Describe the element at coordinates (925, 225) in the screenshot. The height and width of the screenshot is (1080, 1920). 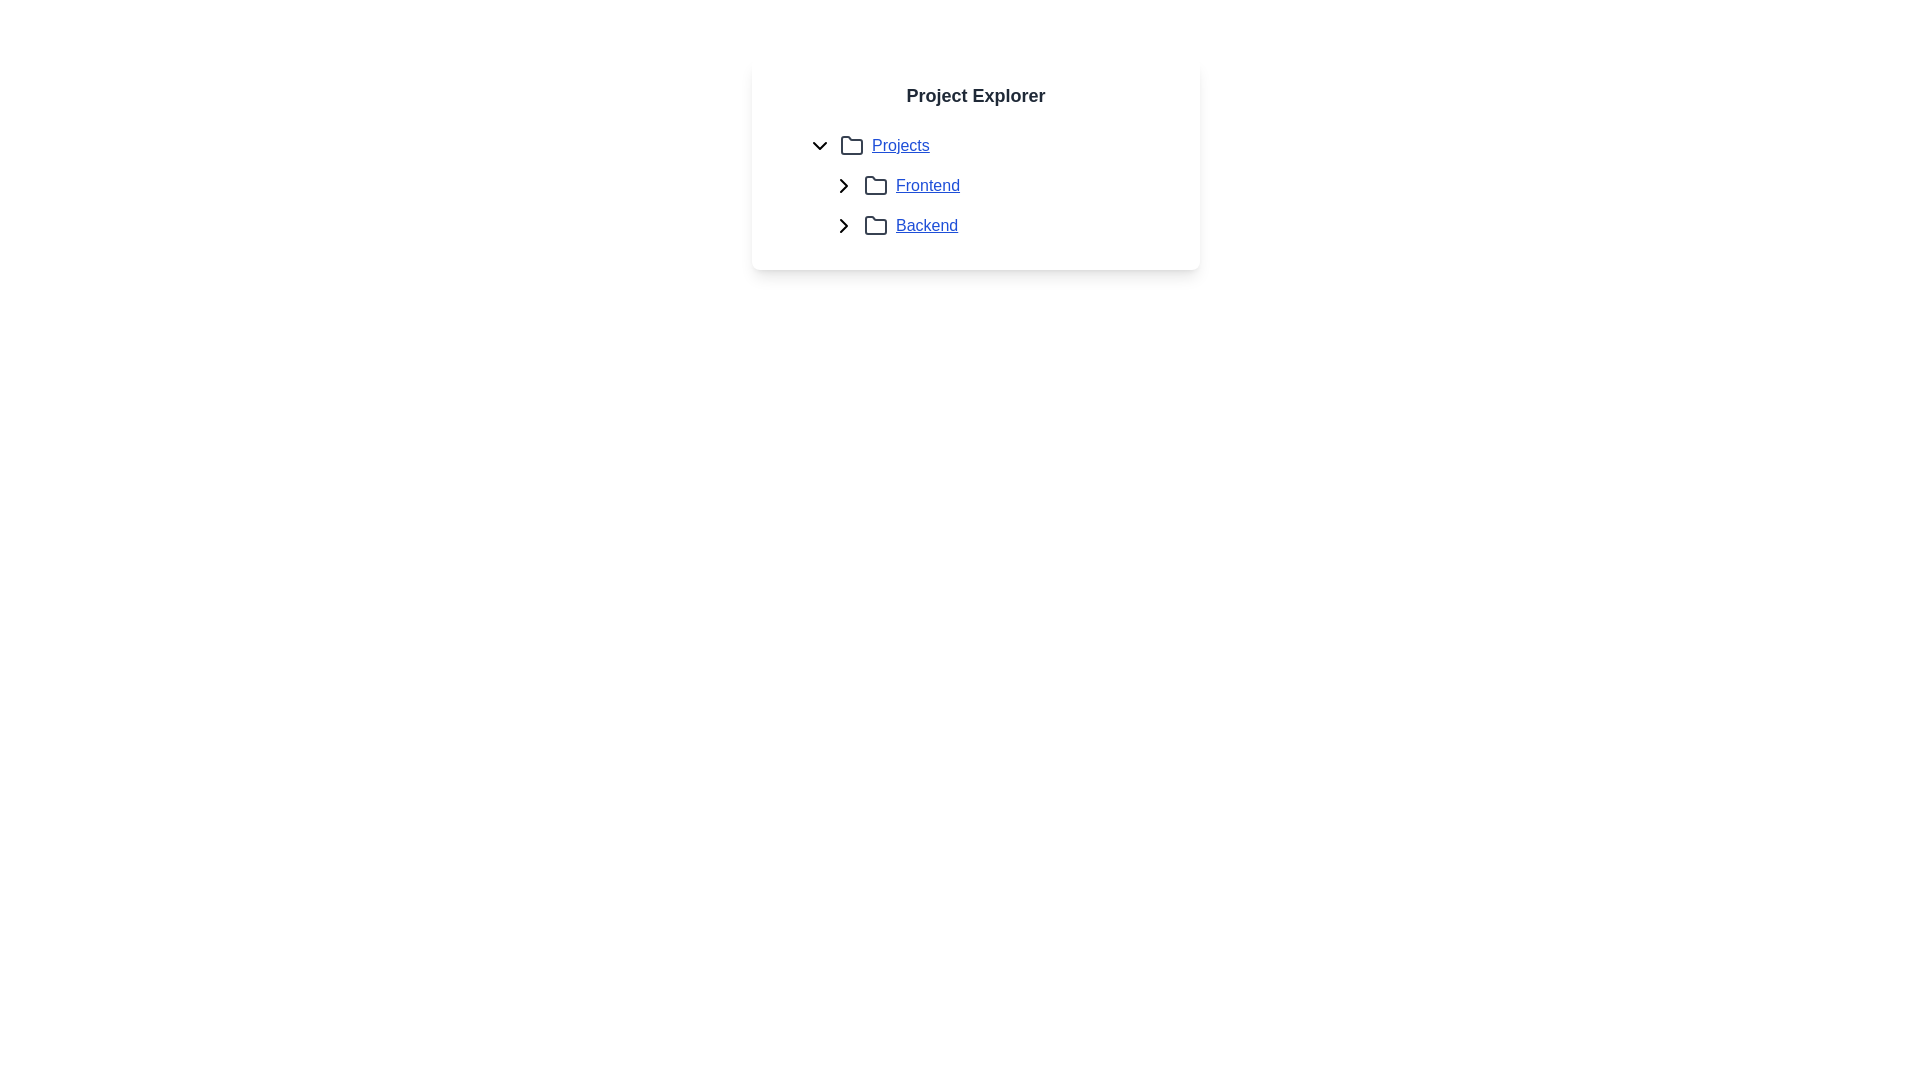
I see `the interactive text link labeled 'Backend' styled with an underlined blue font` at that location.